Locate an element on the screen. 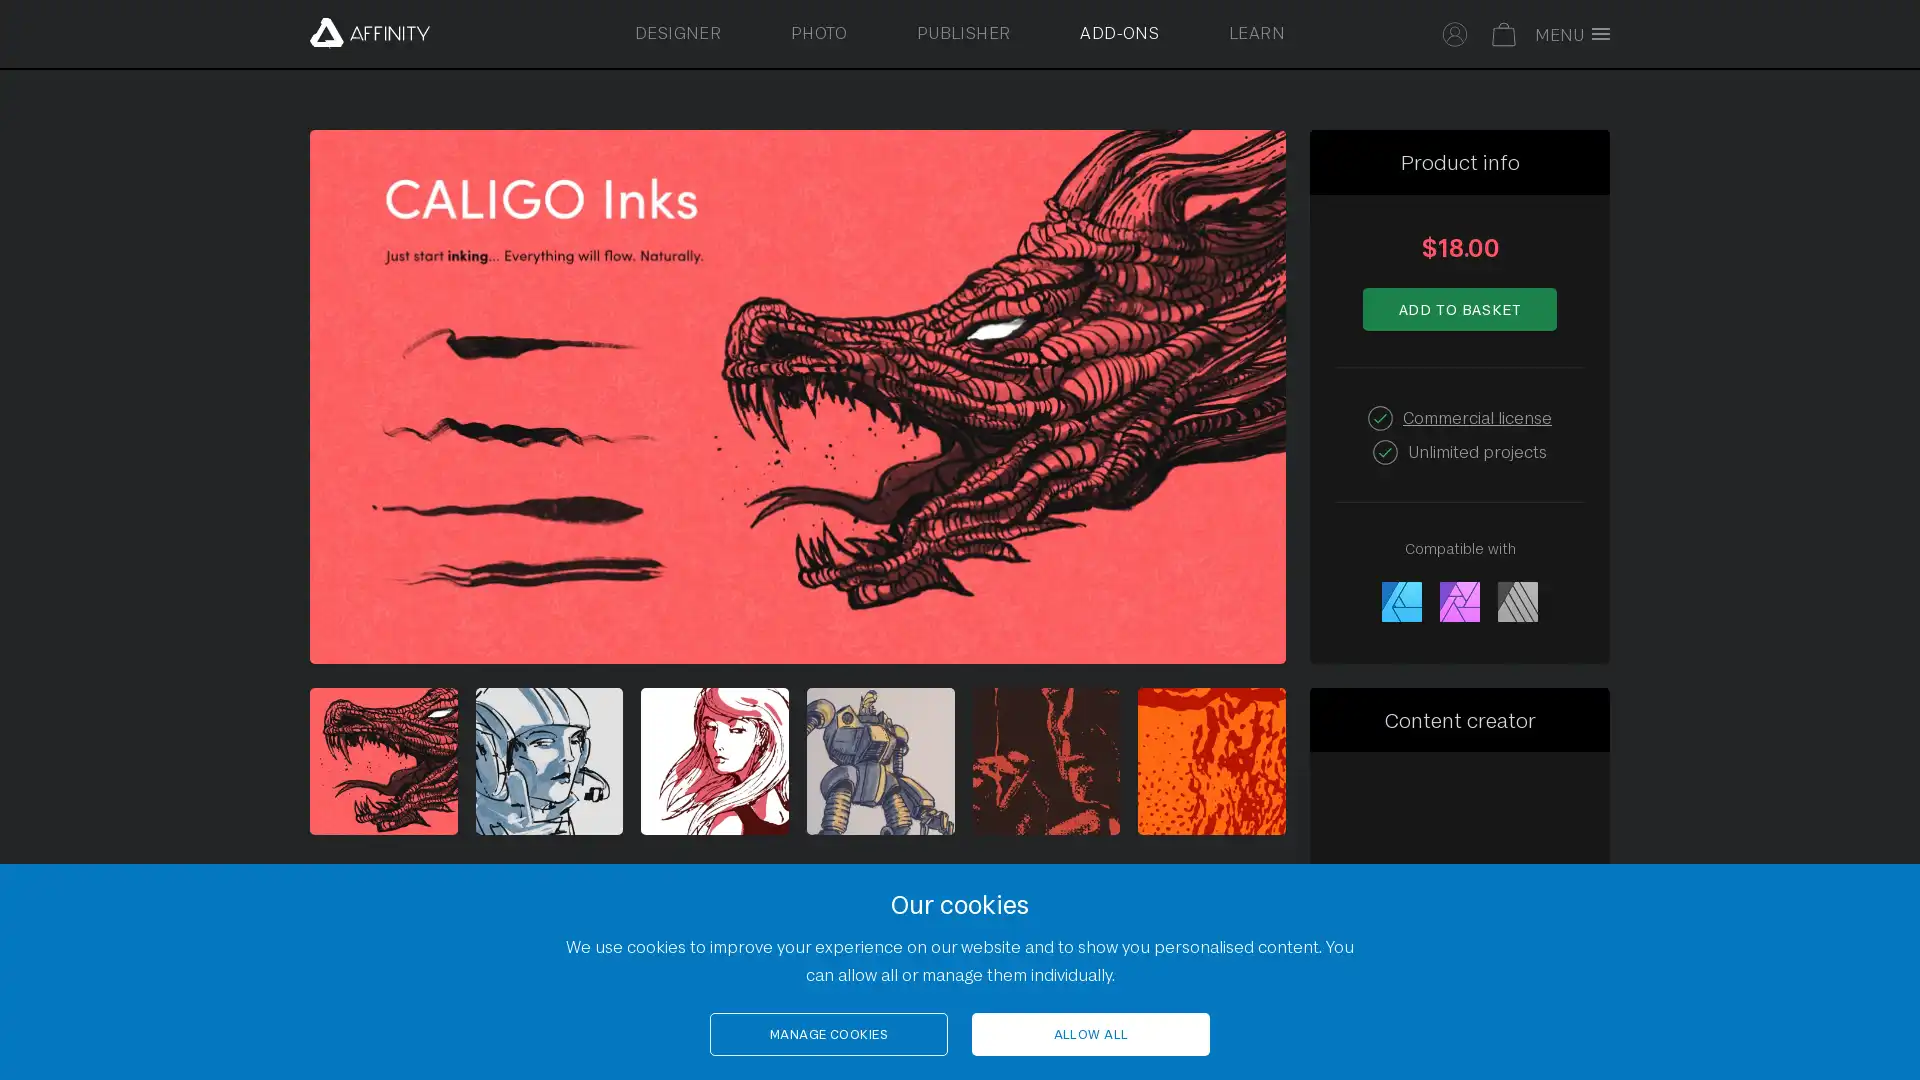 The height and width of the screenshot is (1080, 1920). ALLOW ALL is located at coordinates (1089, 1034).